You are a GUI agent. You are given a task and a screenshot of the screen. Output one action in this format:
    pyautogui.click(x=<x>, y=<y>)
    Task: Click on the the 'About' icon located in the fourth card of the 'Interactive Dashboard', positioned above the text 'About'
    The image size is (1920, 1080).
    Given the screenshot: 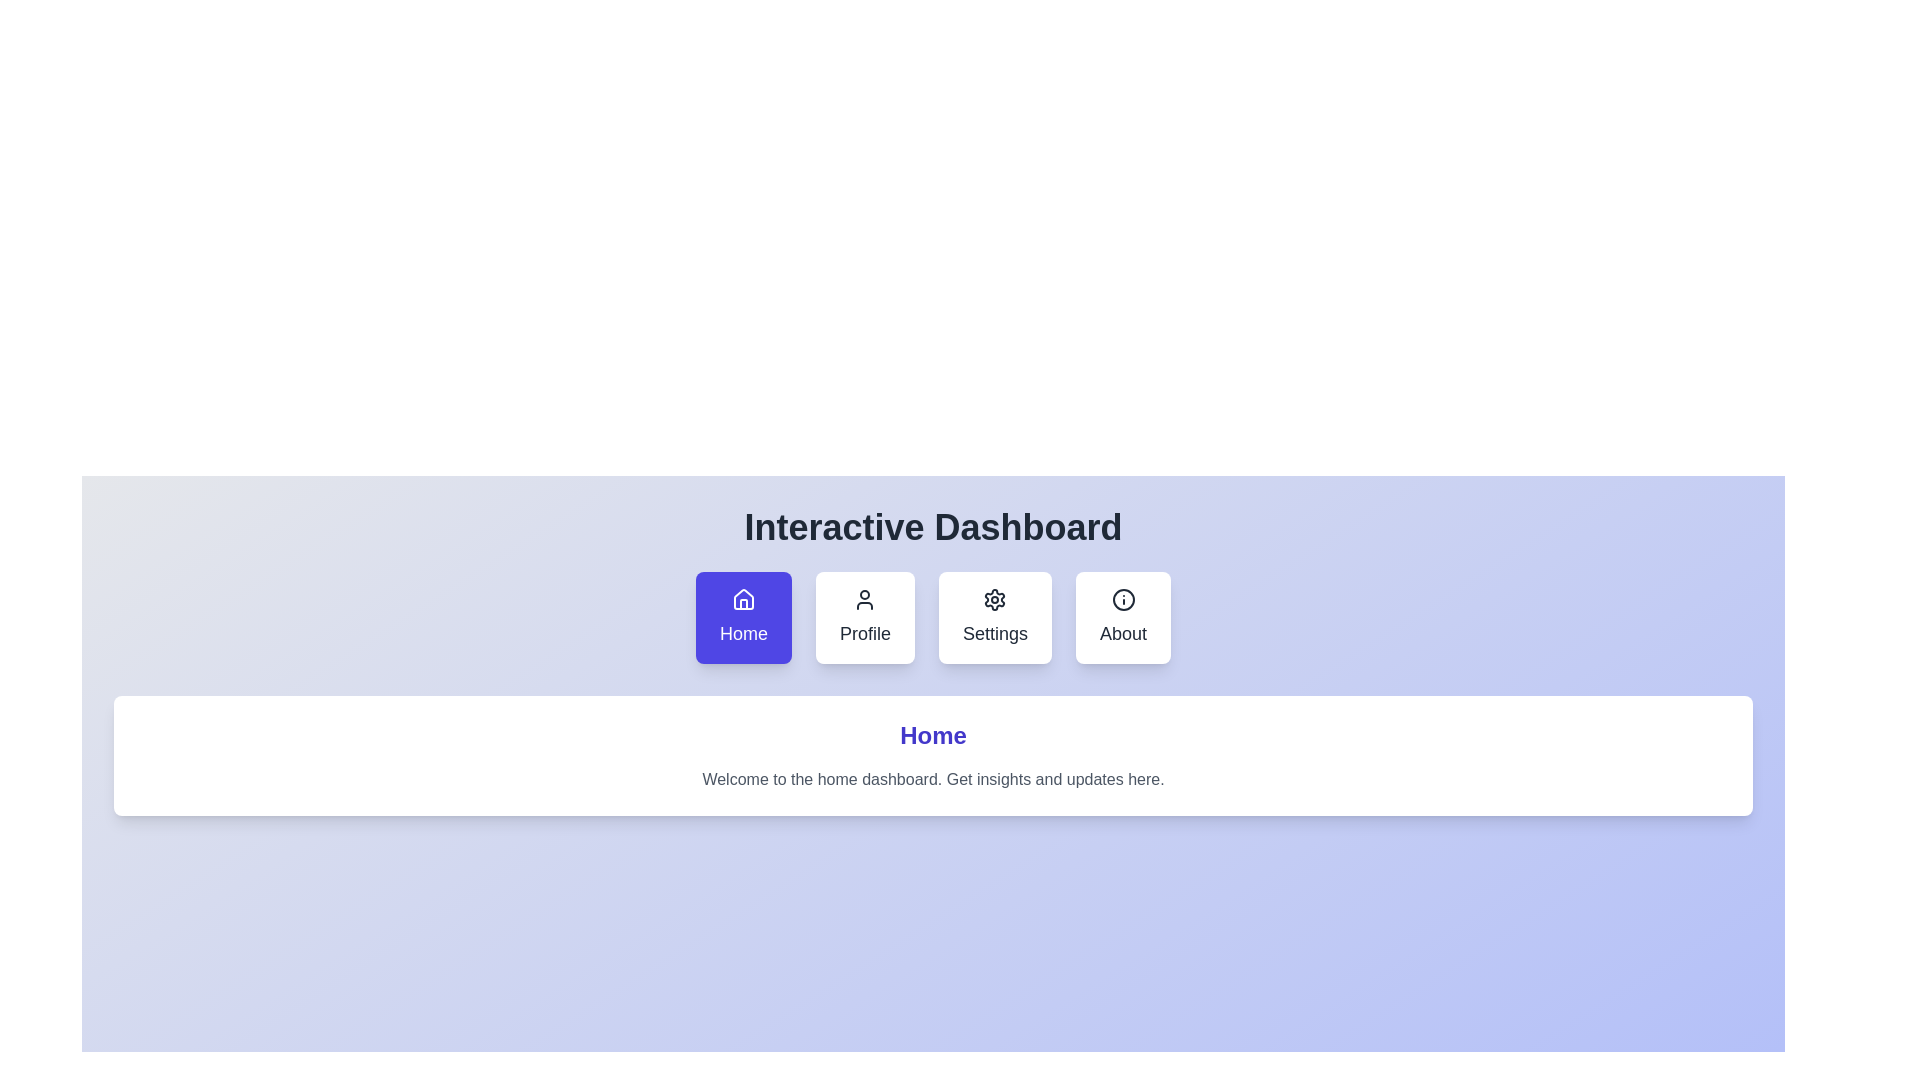 What is the action you would take?
    pyautogui.click(x=1123, y=599)
    